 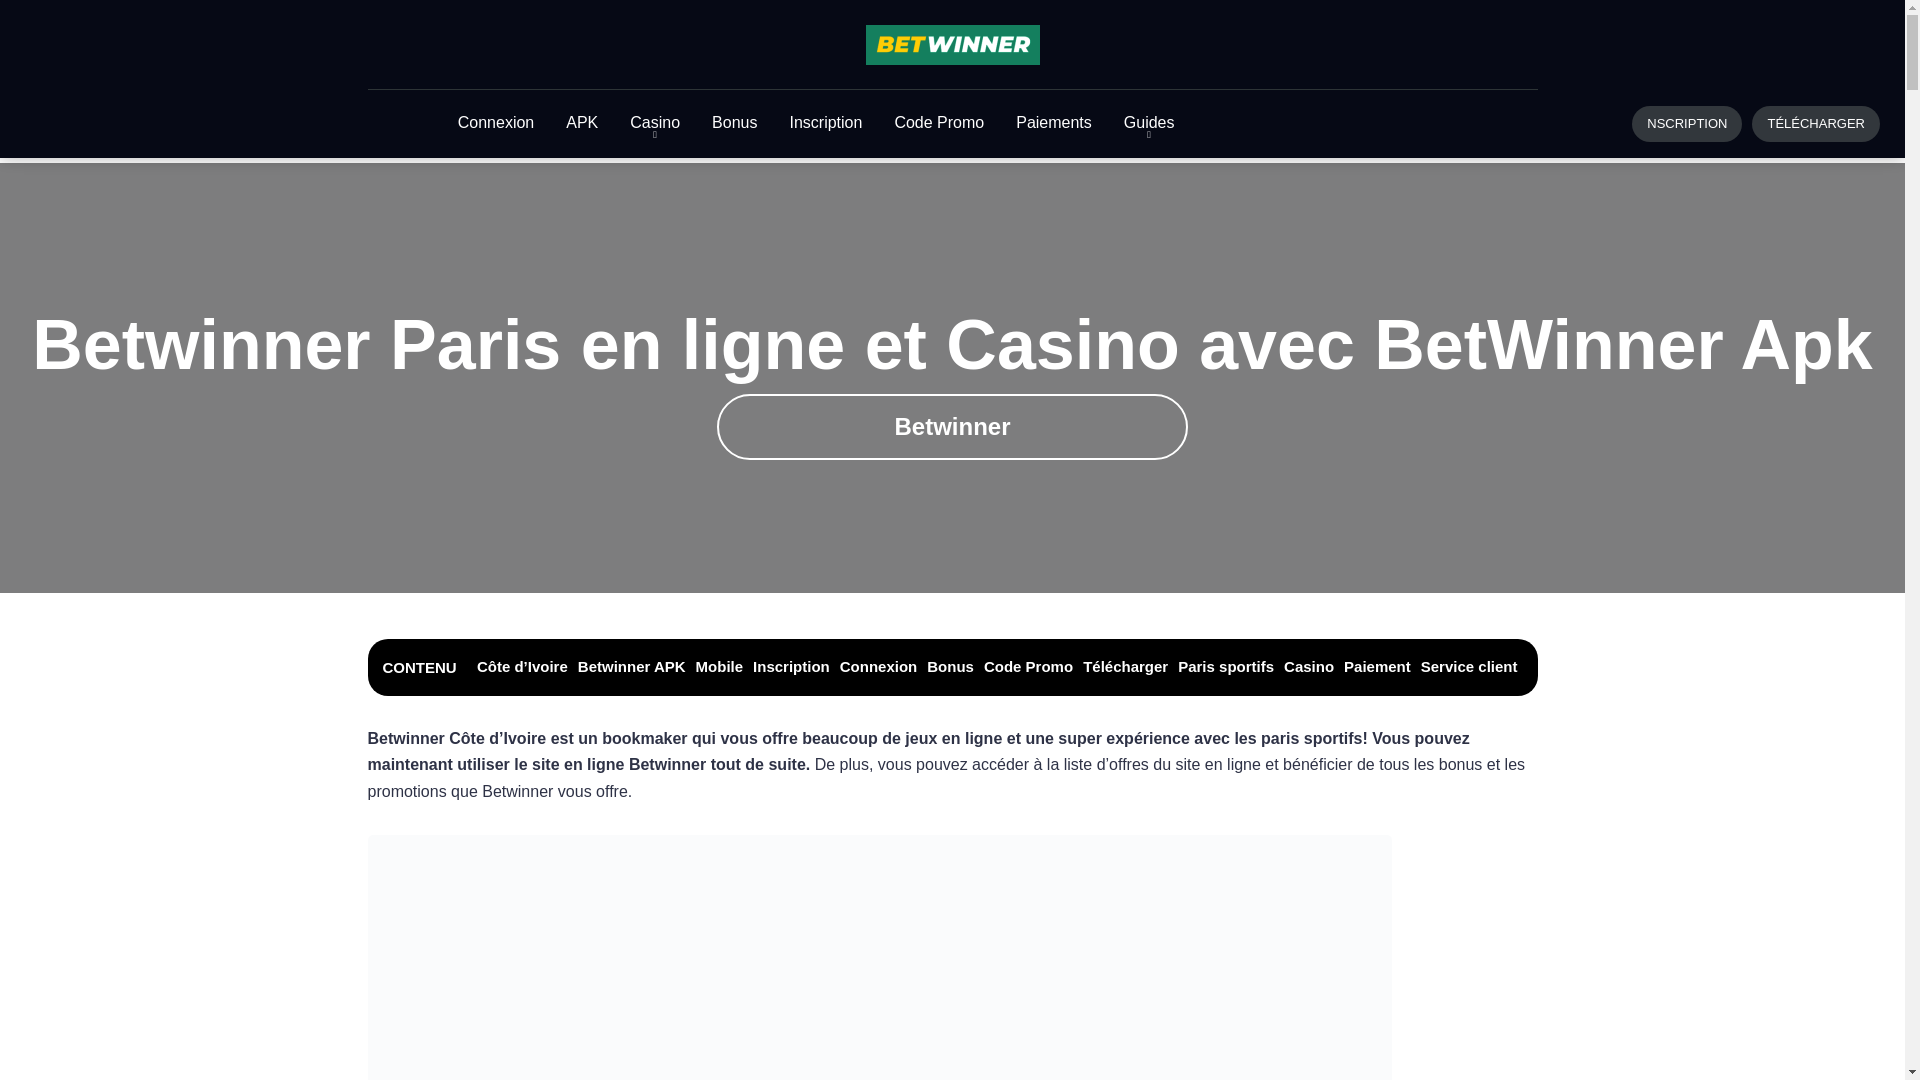 What do you see at coordinates (951, 426) in the screenshot?
I see `'Betwinner'` at bounding box center [951, 426].